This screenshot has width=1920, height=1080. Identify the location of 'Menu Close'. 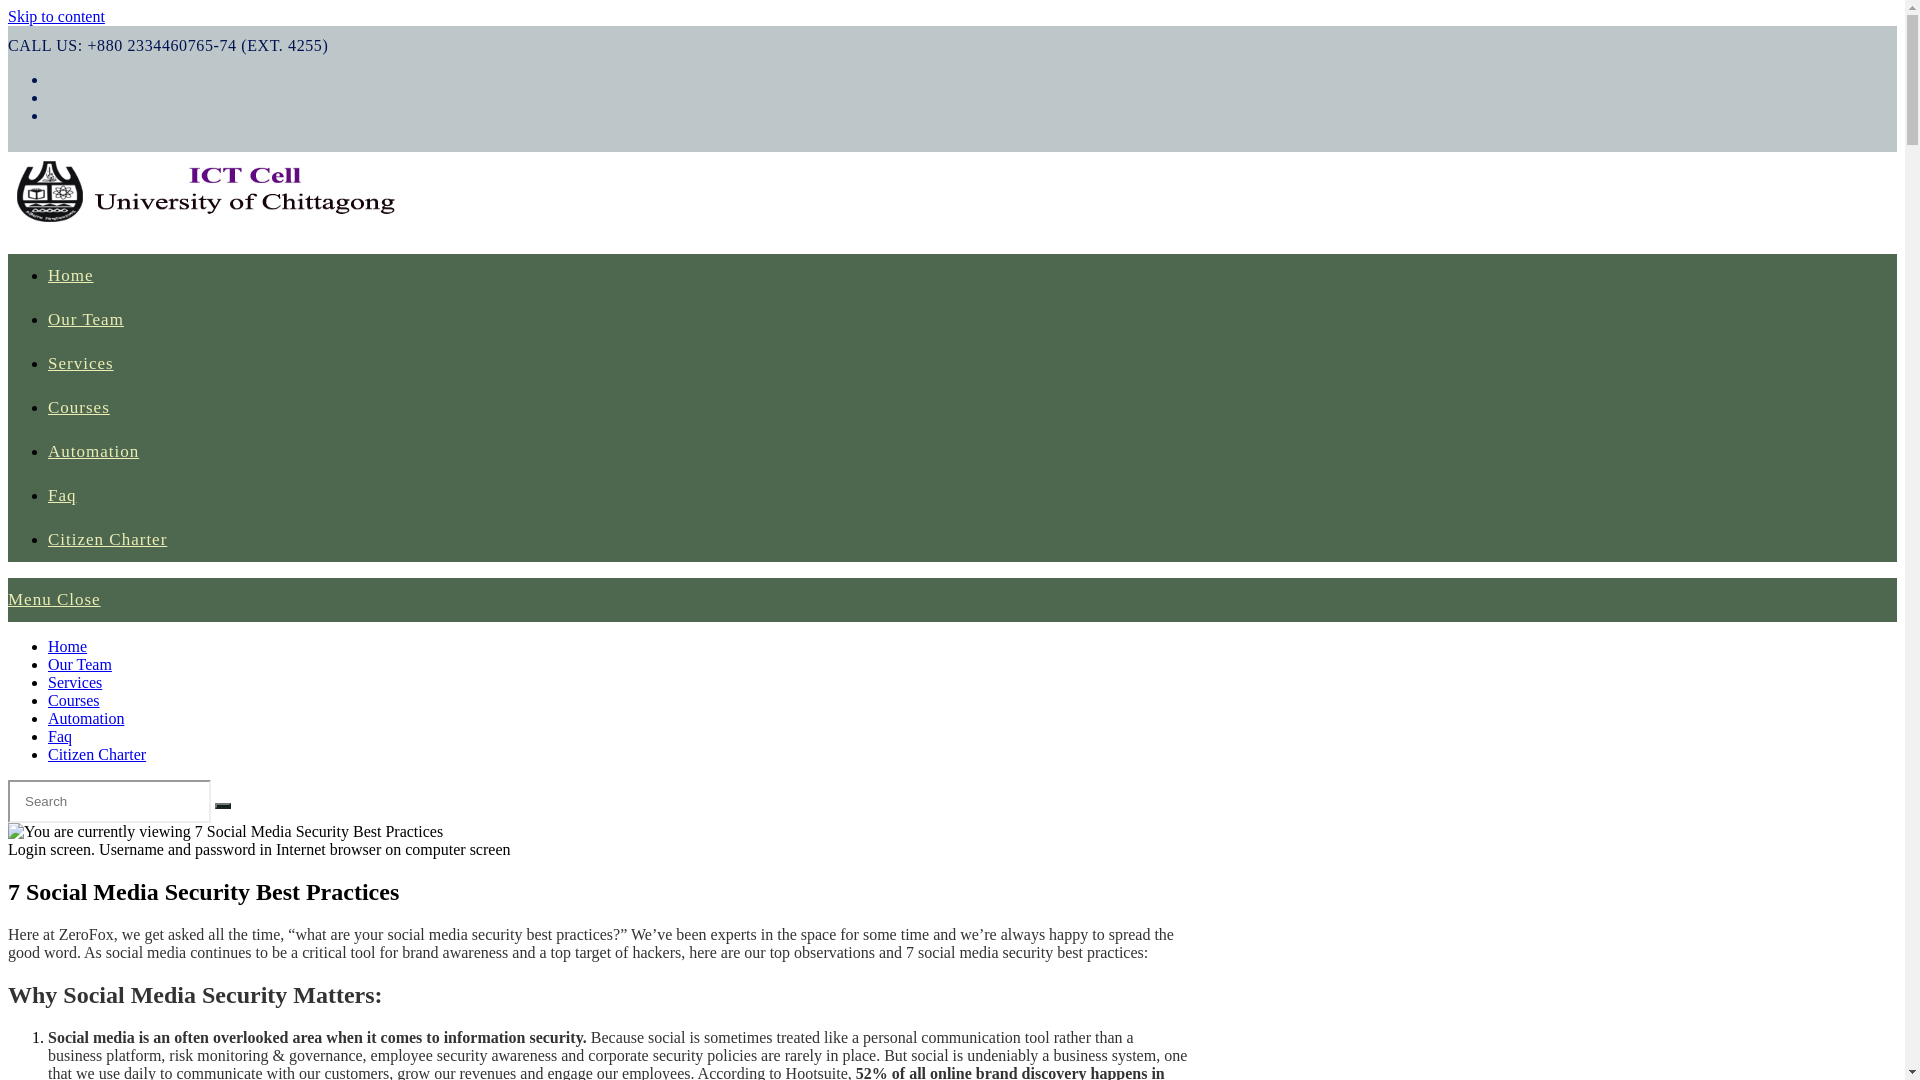
(54, 598).